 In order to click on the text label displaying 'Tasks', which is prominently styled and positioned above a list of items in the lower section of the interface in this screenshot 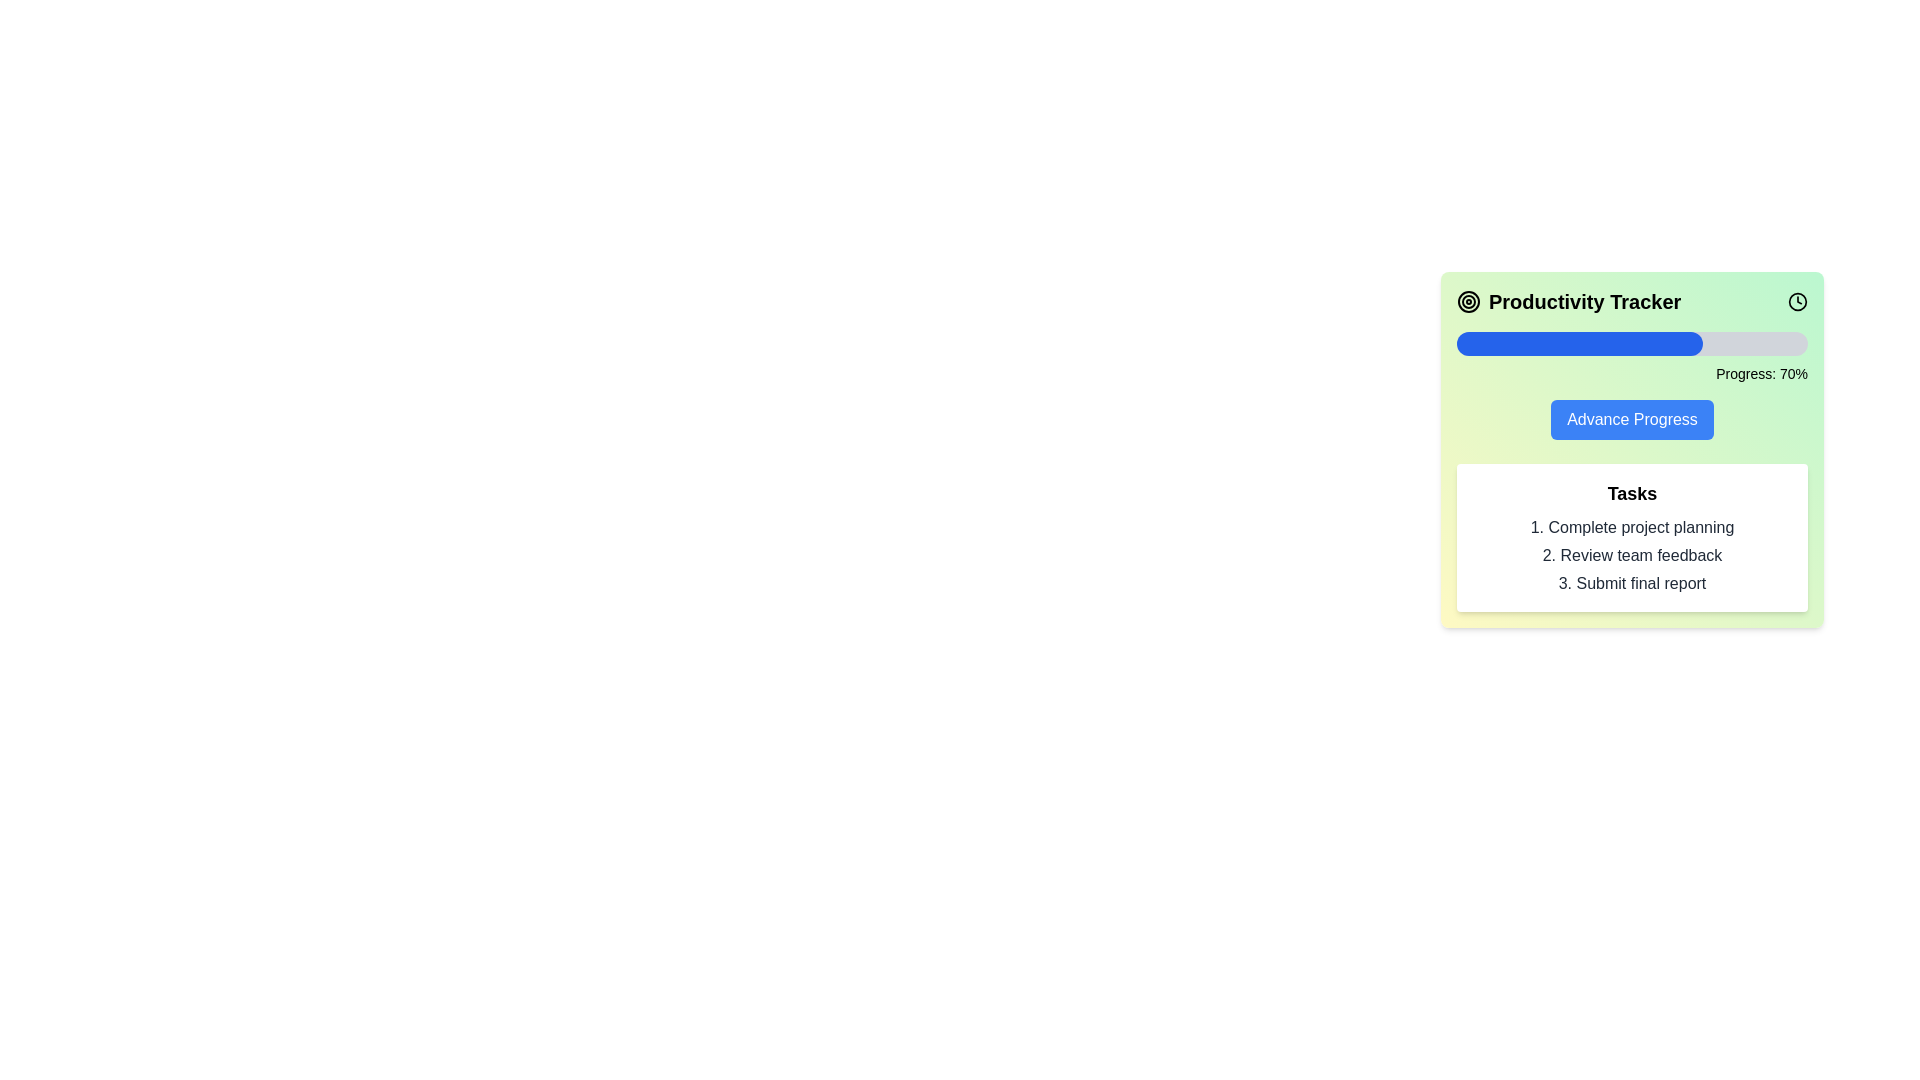, I will do `click(1632, 493)`.